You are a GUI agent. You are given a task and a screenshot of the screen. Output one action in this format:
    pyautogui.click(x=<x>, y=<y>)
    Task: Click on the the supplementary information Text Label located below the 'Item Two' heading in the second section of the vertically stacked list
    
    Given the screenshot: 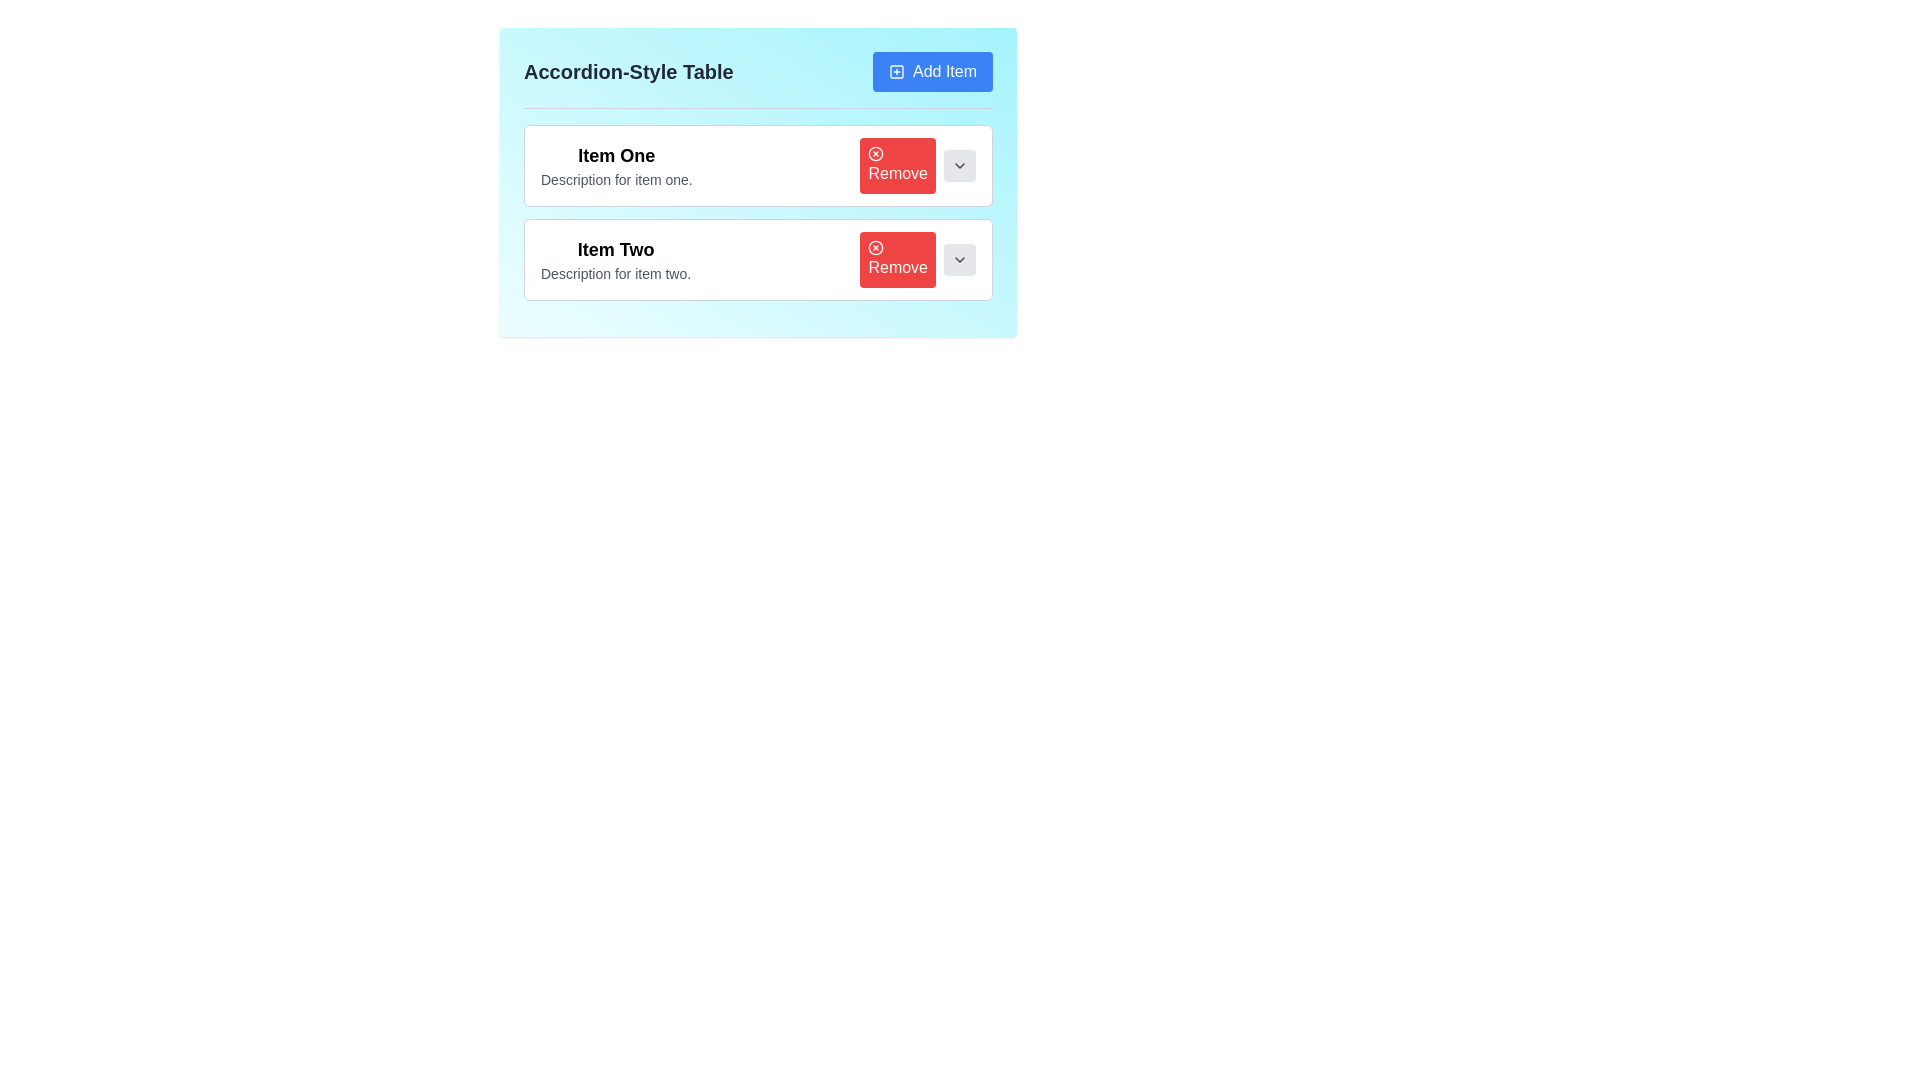 What is the action you would take?
    pyautogui.click(x=615, y=273)
    